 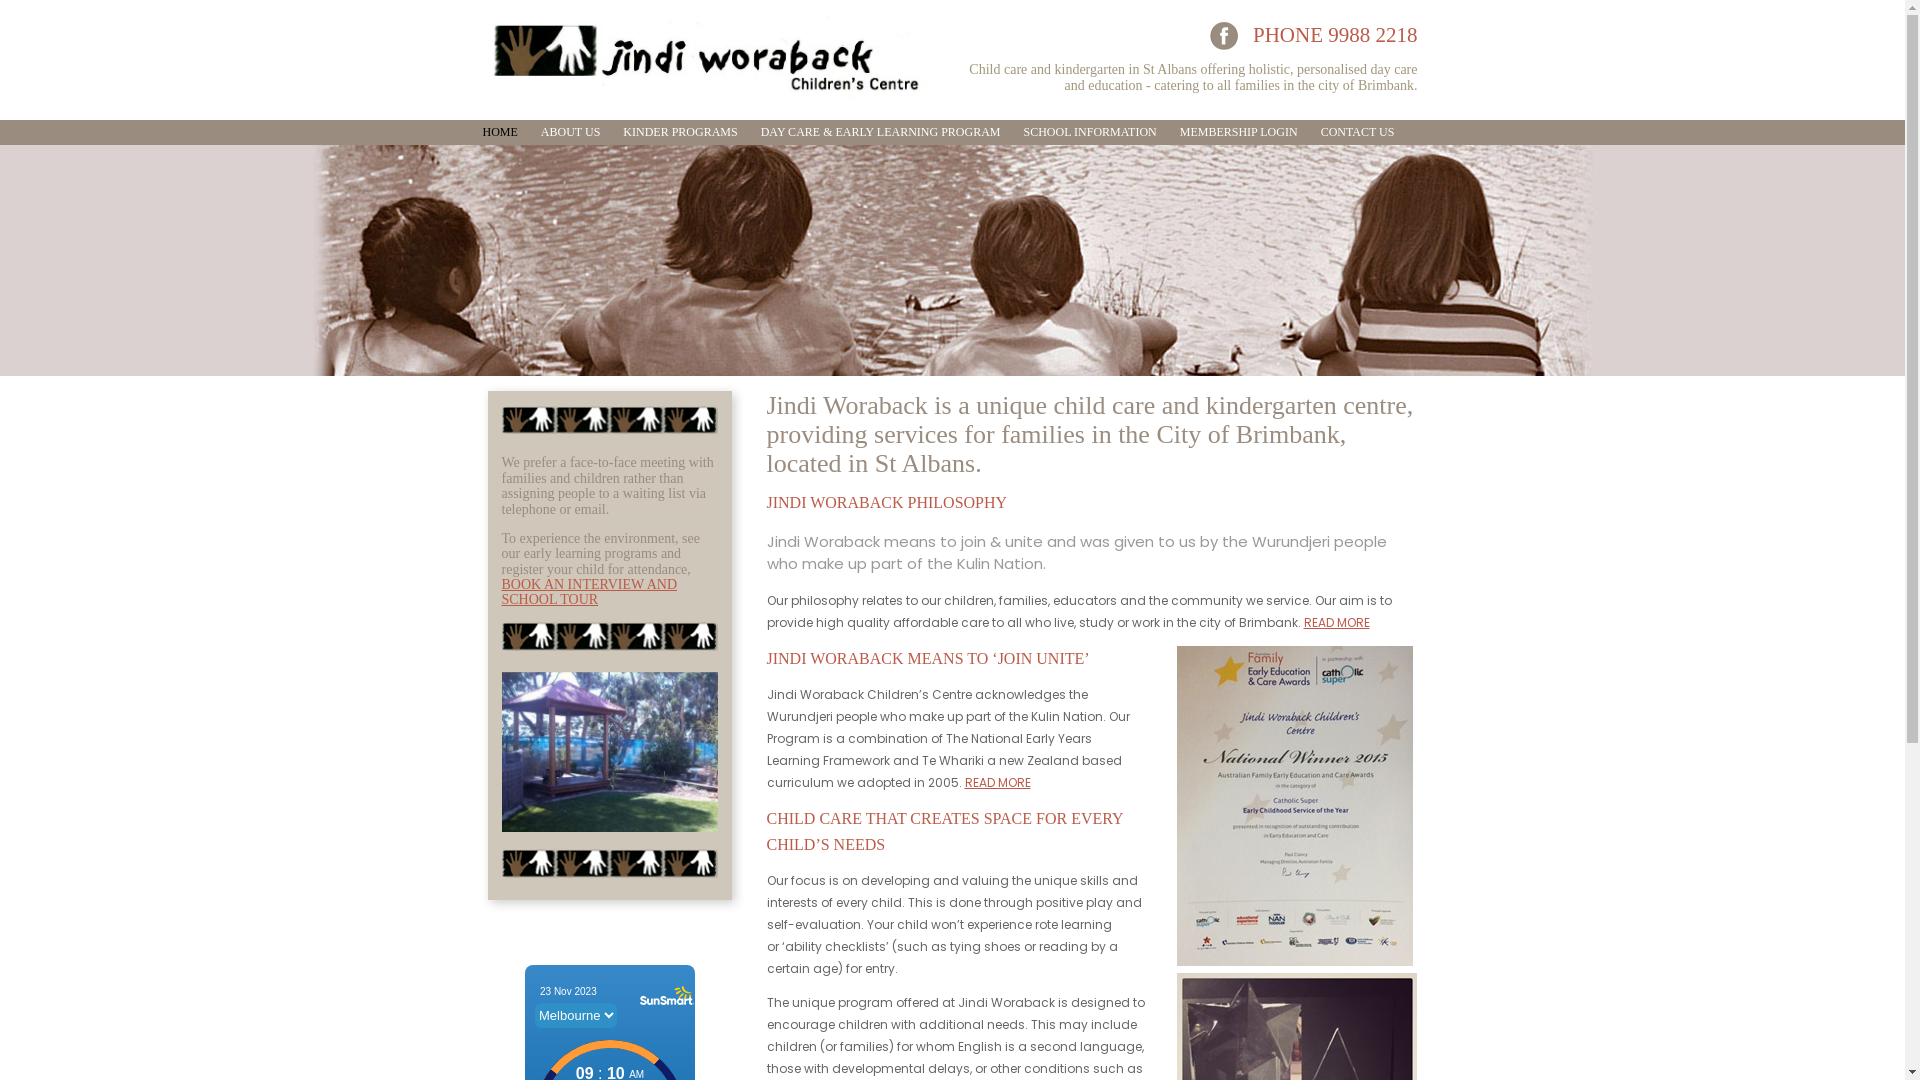 I want to click on 'SCHOOL INFORMATION', so click(x=1088, y=132).